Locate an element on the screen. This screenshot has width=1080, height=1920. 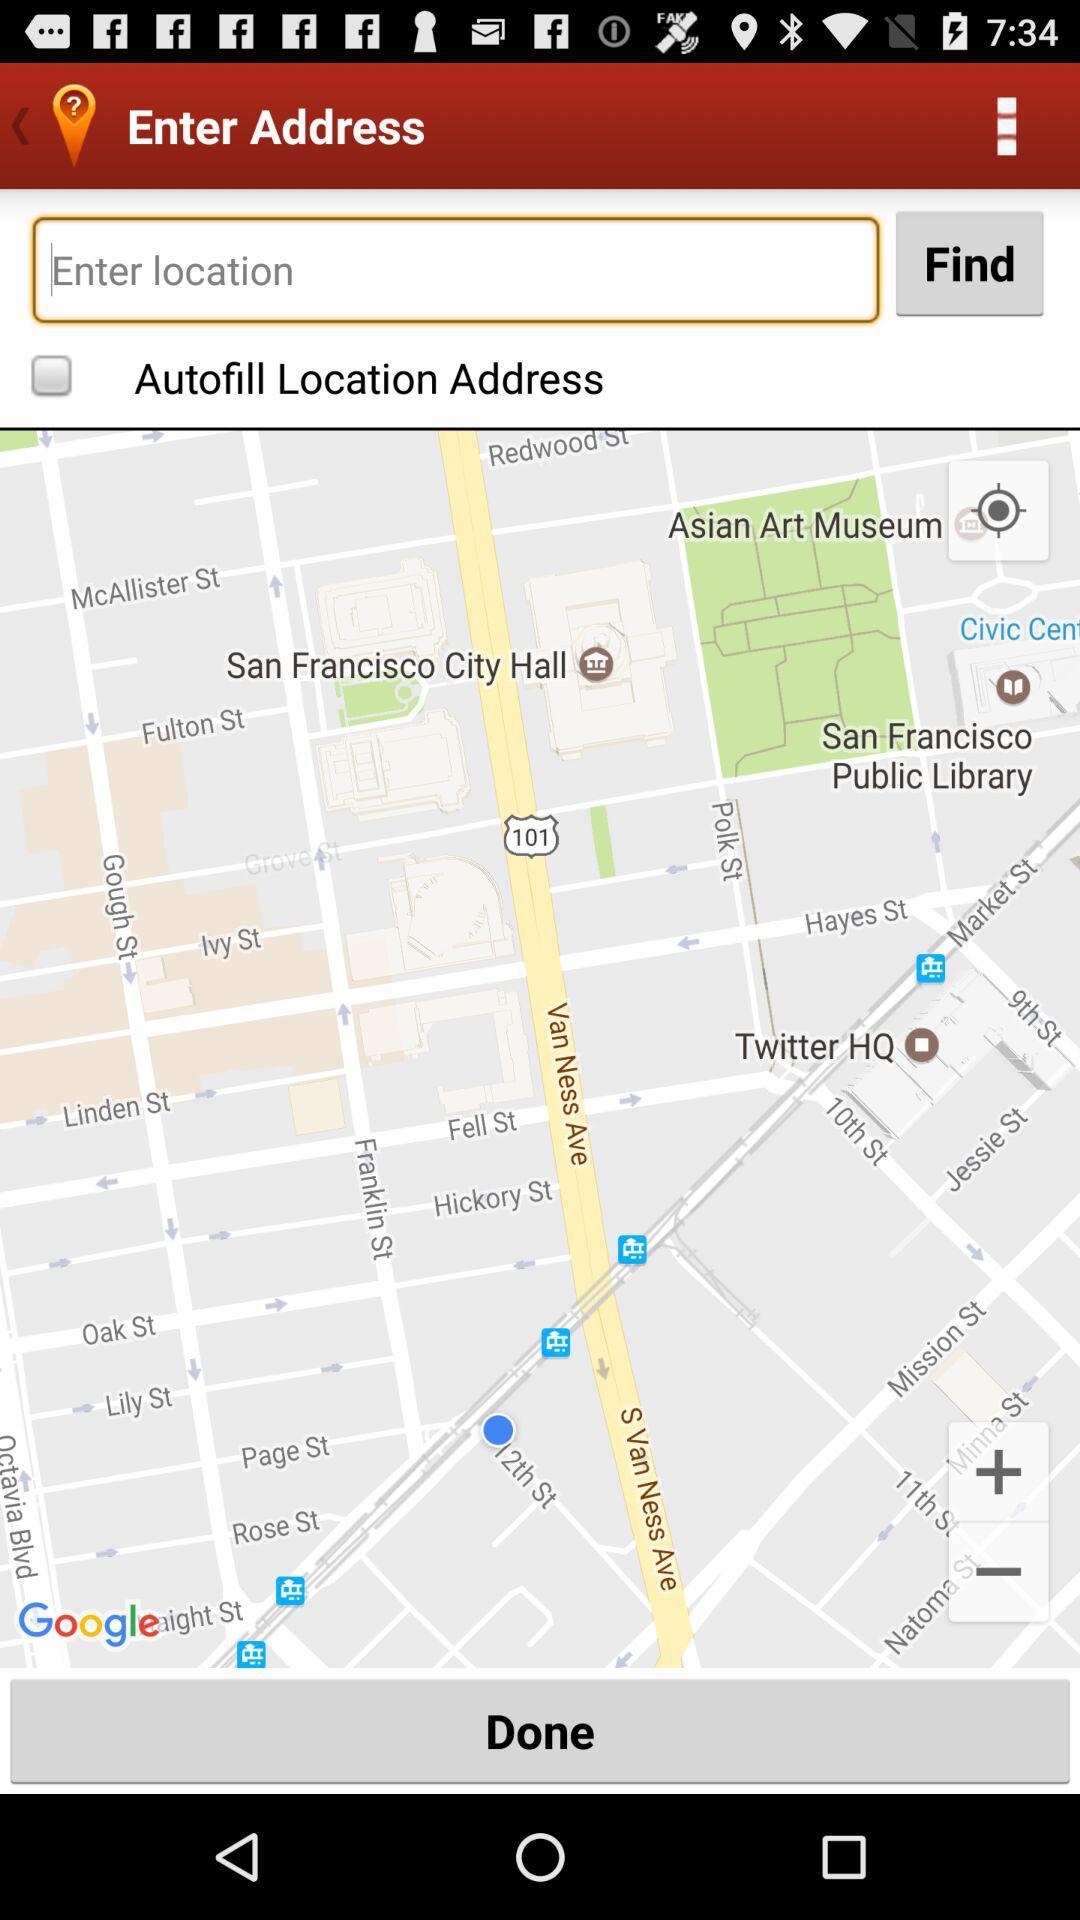
the autofill location address checkbox is located at coordinates (322, 375).